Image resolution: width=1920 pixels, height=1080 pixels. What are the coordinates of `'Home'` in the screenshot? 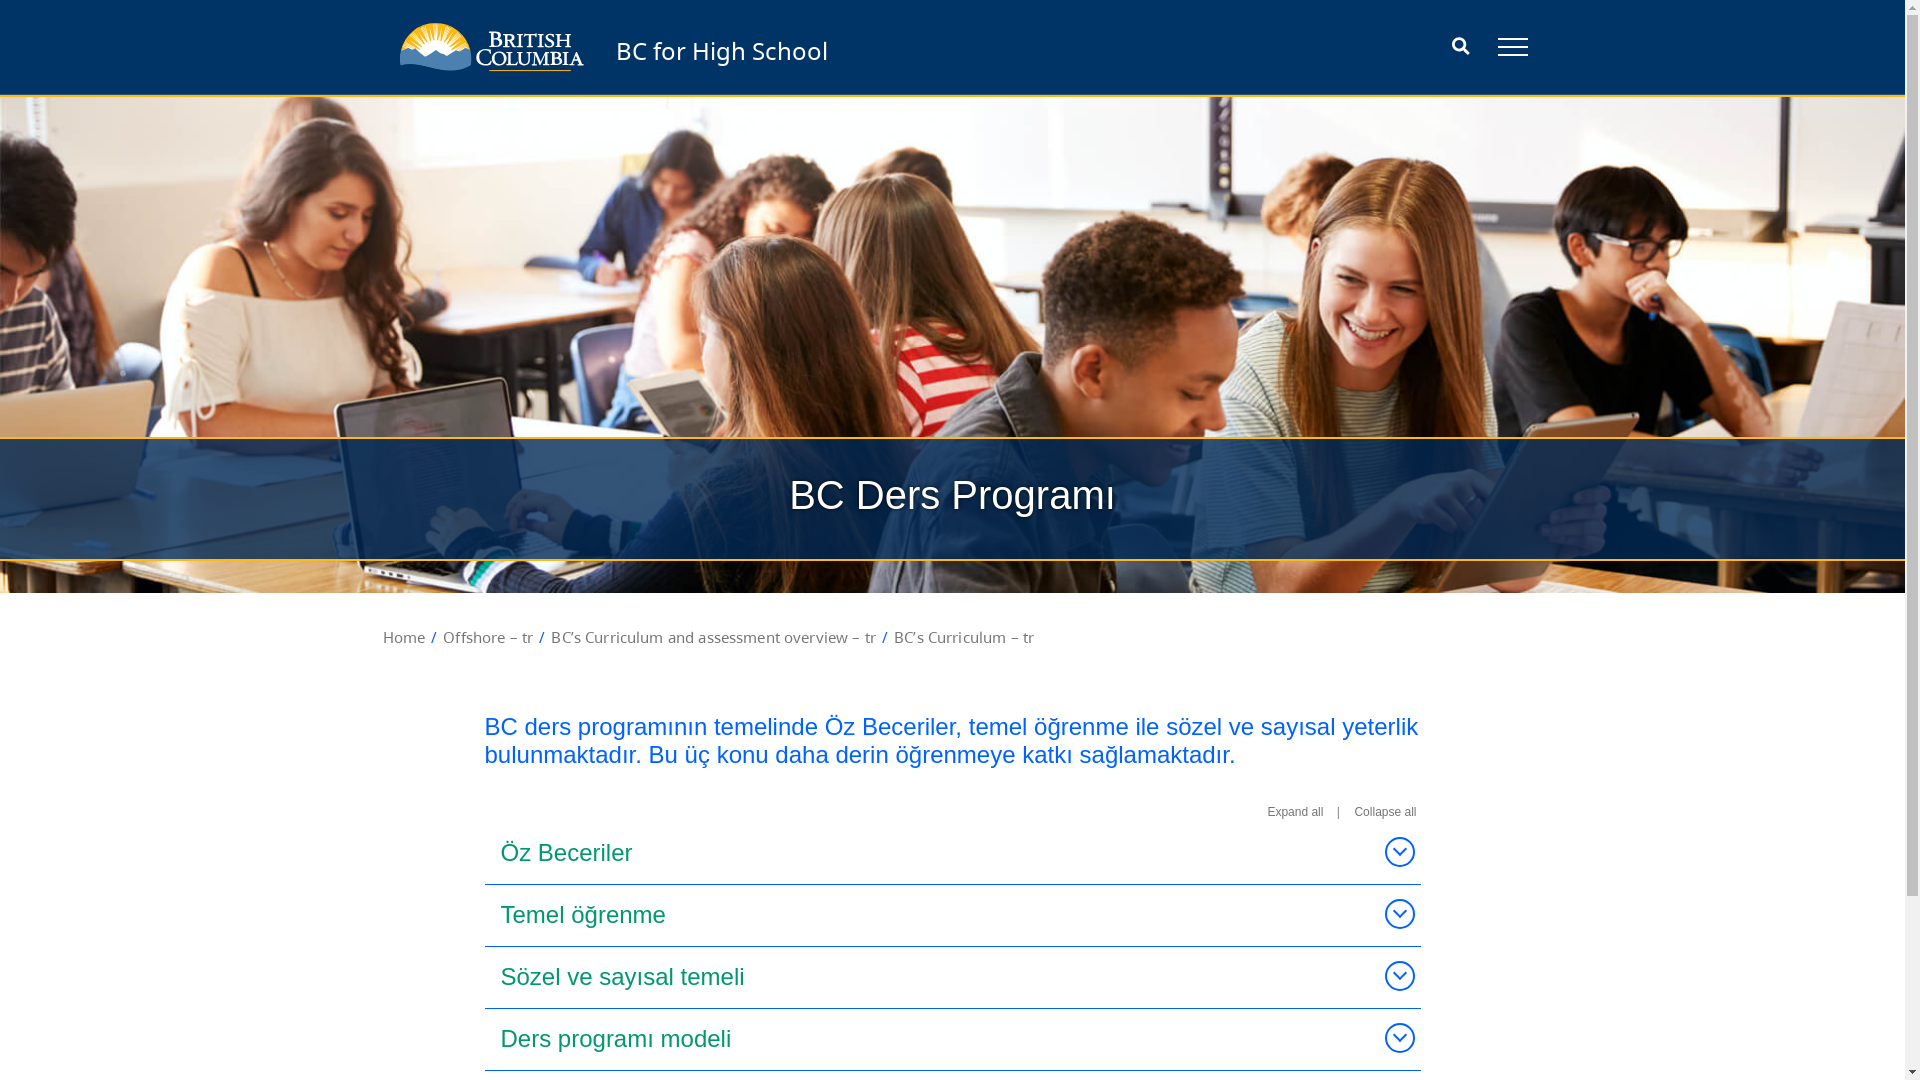 It's located at (402, 636).